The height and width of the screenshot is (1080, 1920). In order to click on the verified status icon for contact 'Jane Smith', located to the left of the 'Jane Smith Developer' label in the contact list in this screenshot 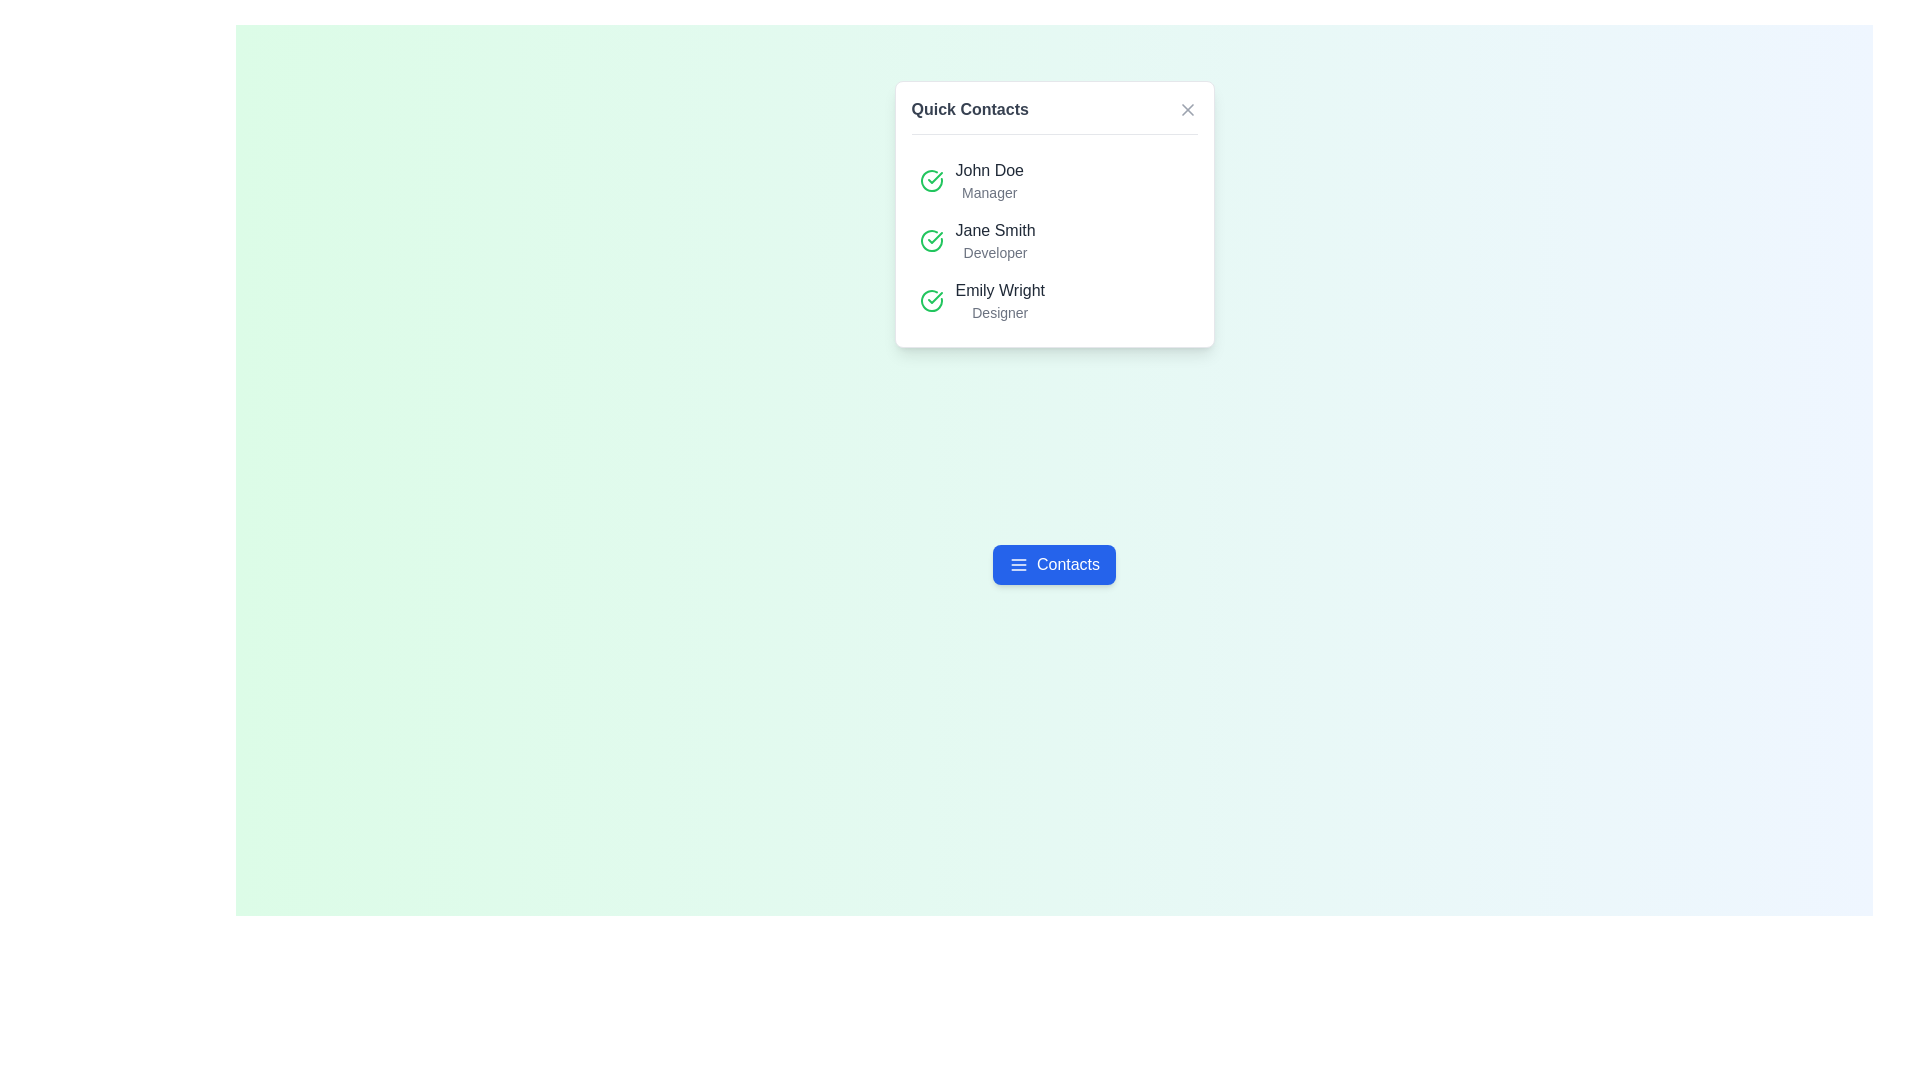, I will do `click(930, 239)`.